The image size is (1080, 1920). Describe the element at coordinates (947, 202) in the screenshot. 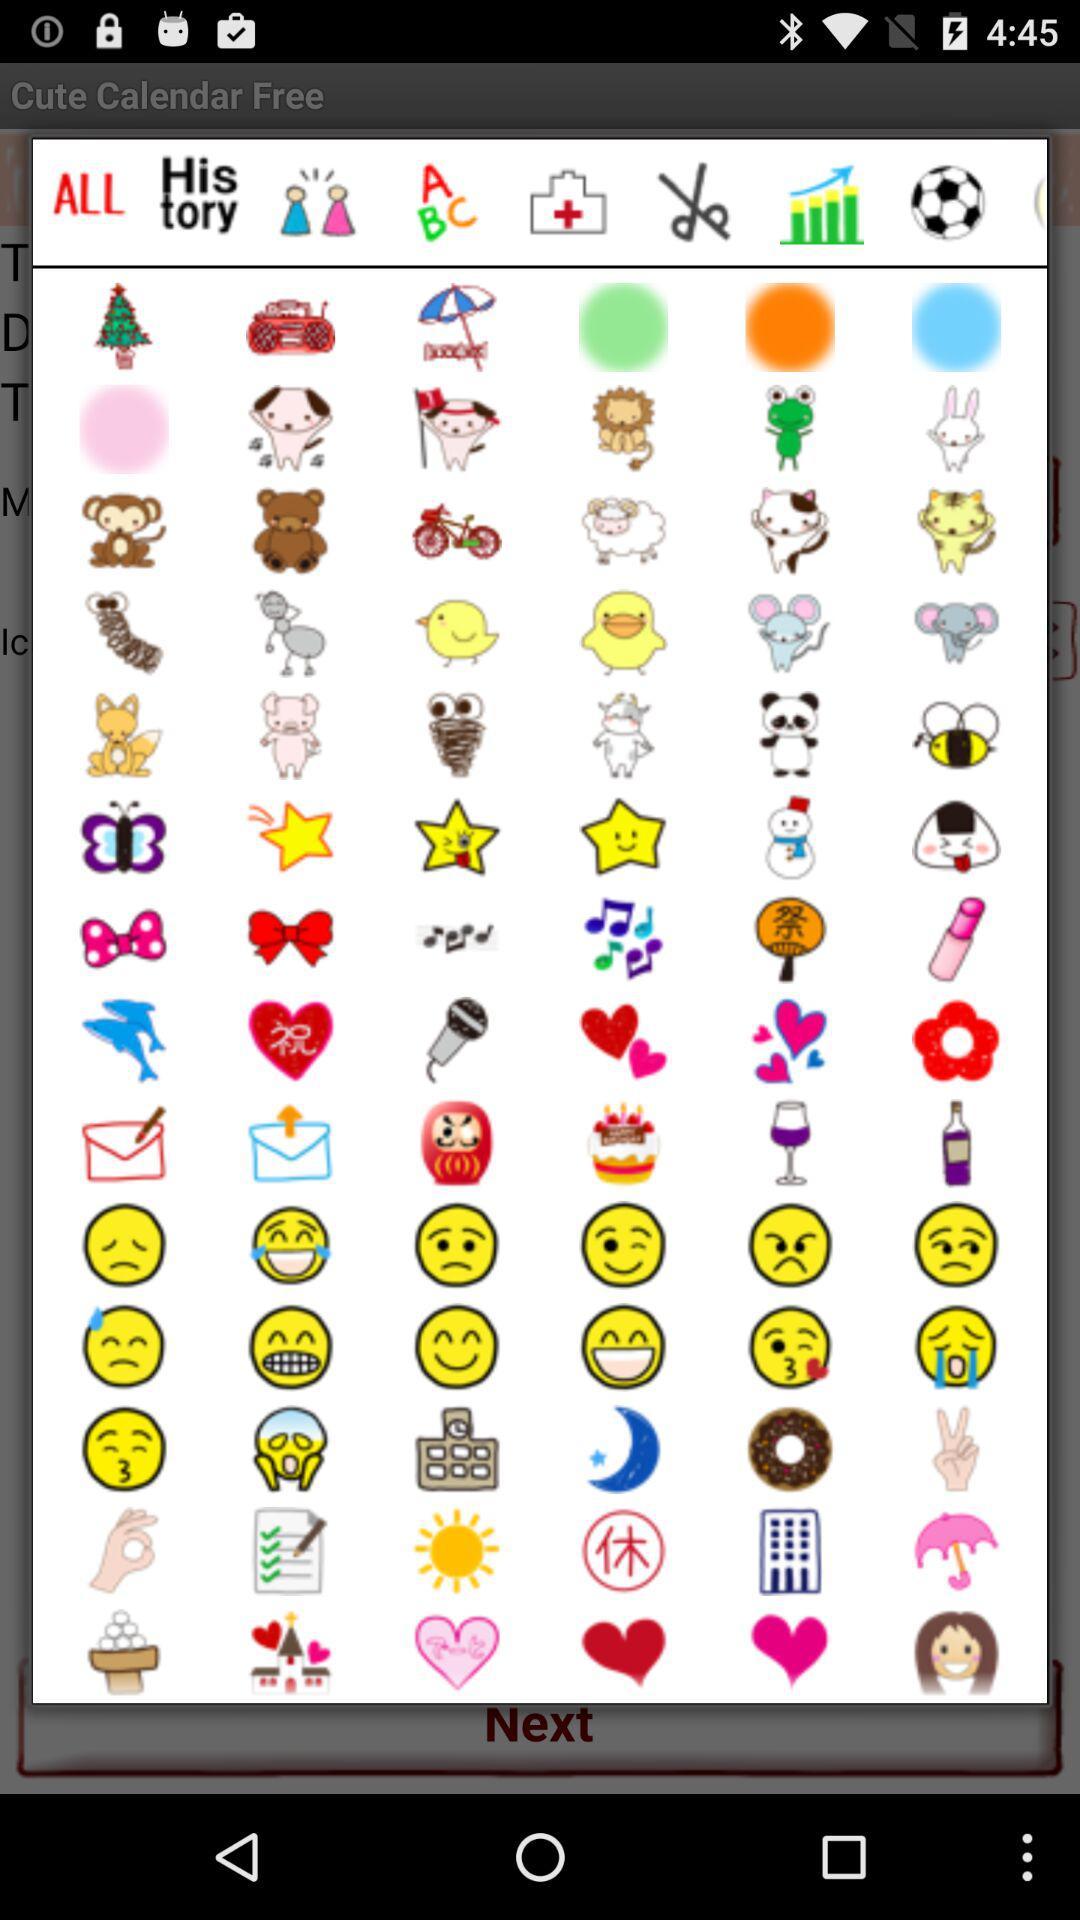

I see `sports emojis` at that location.